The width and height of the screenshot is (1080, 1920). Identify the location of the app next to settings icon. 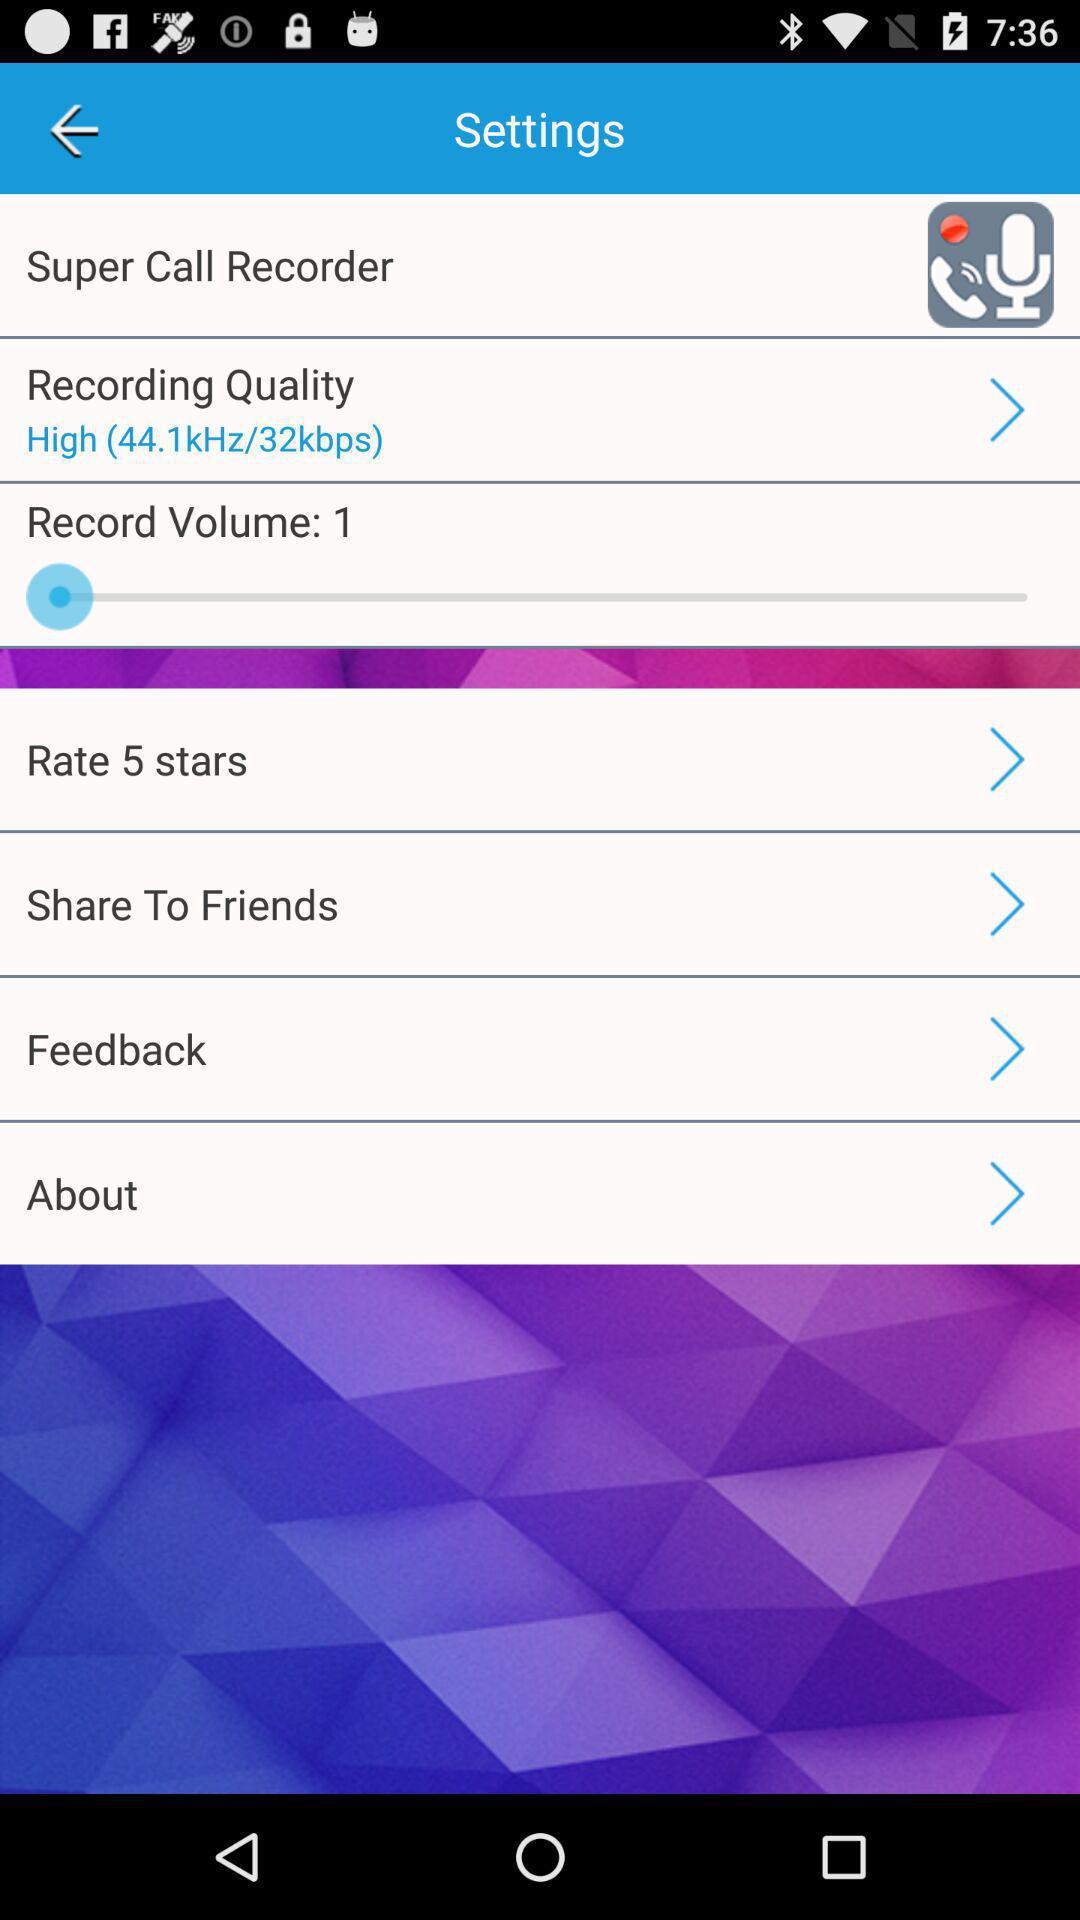
(72, 127).